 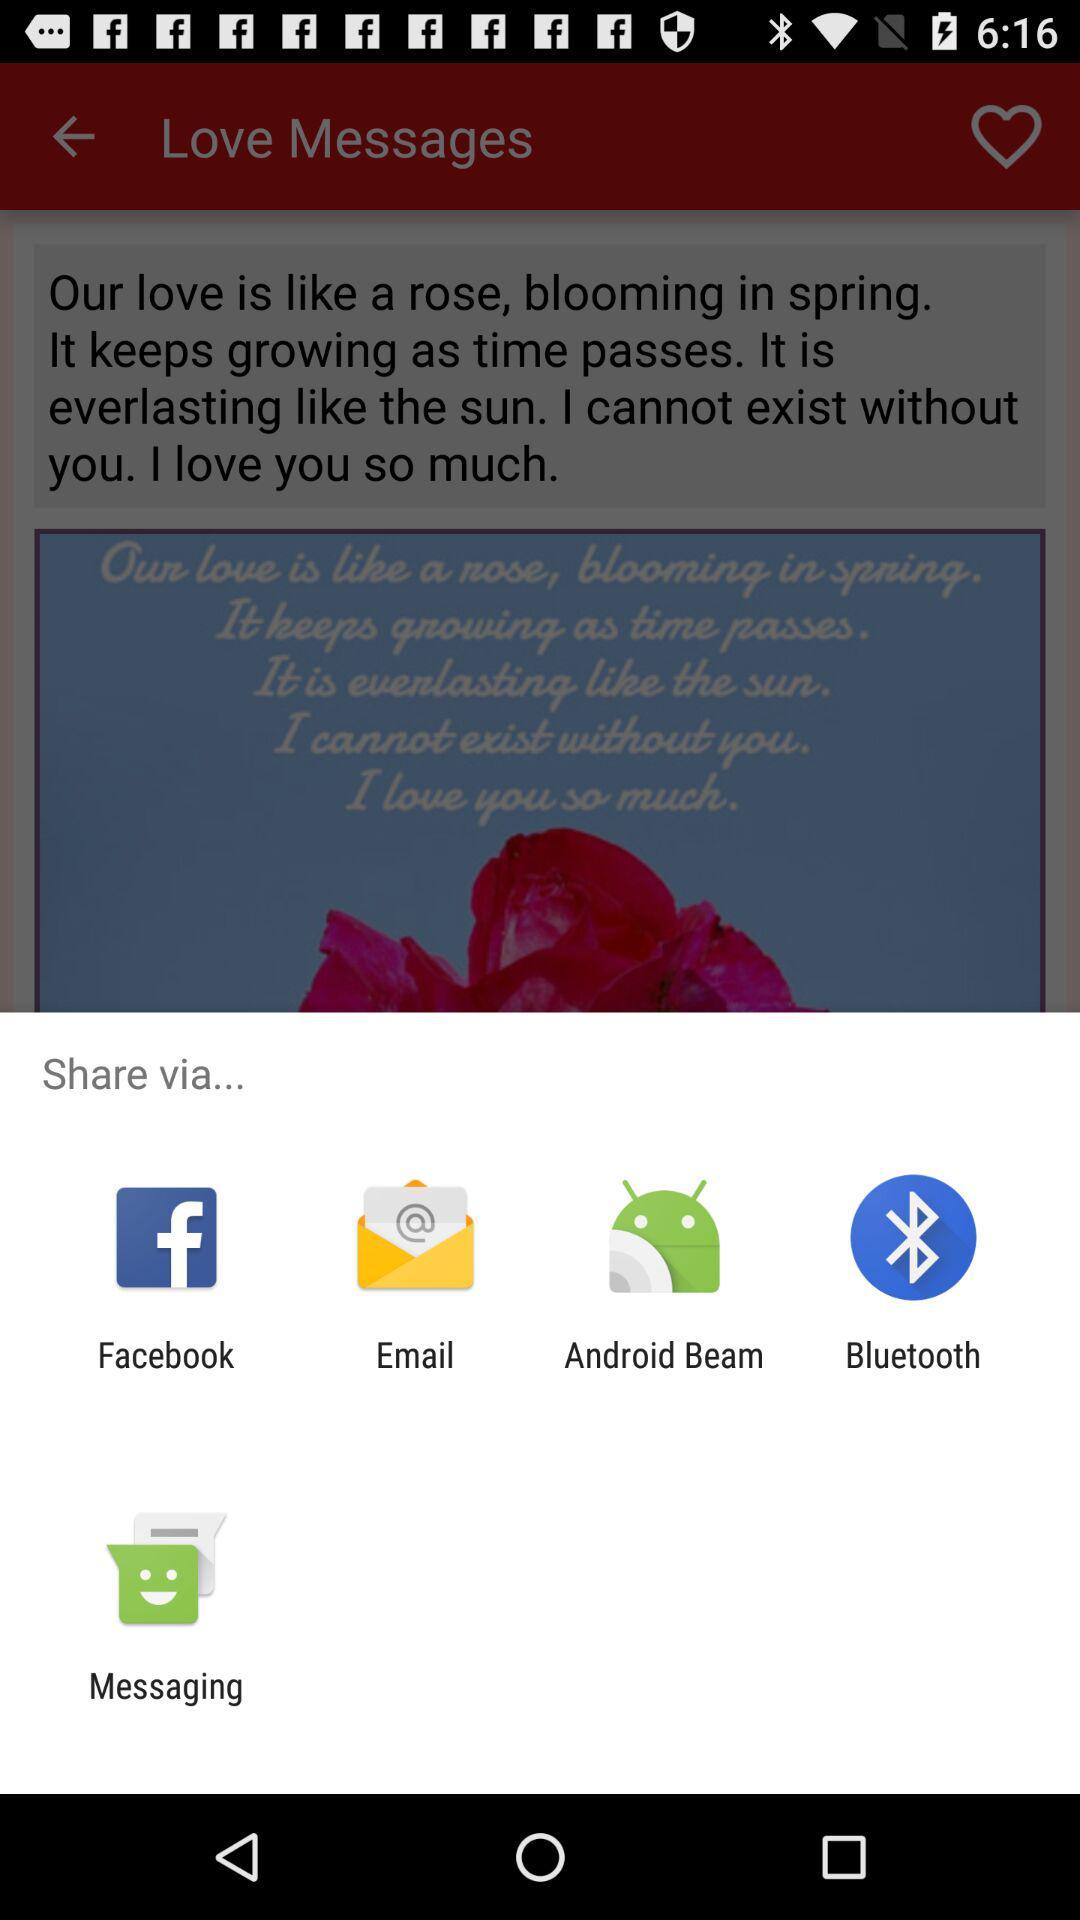 I want to click on the app next to the facebook item, so click(x=414, y=1374).